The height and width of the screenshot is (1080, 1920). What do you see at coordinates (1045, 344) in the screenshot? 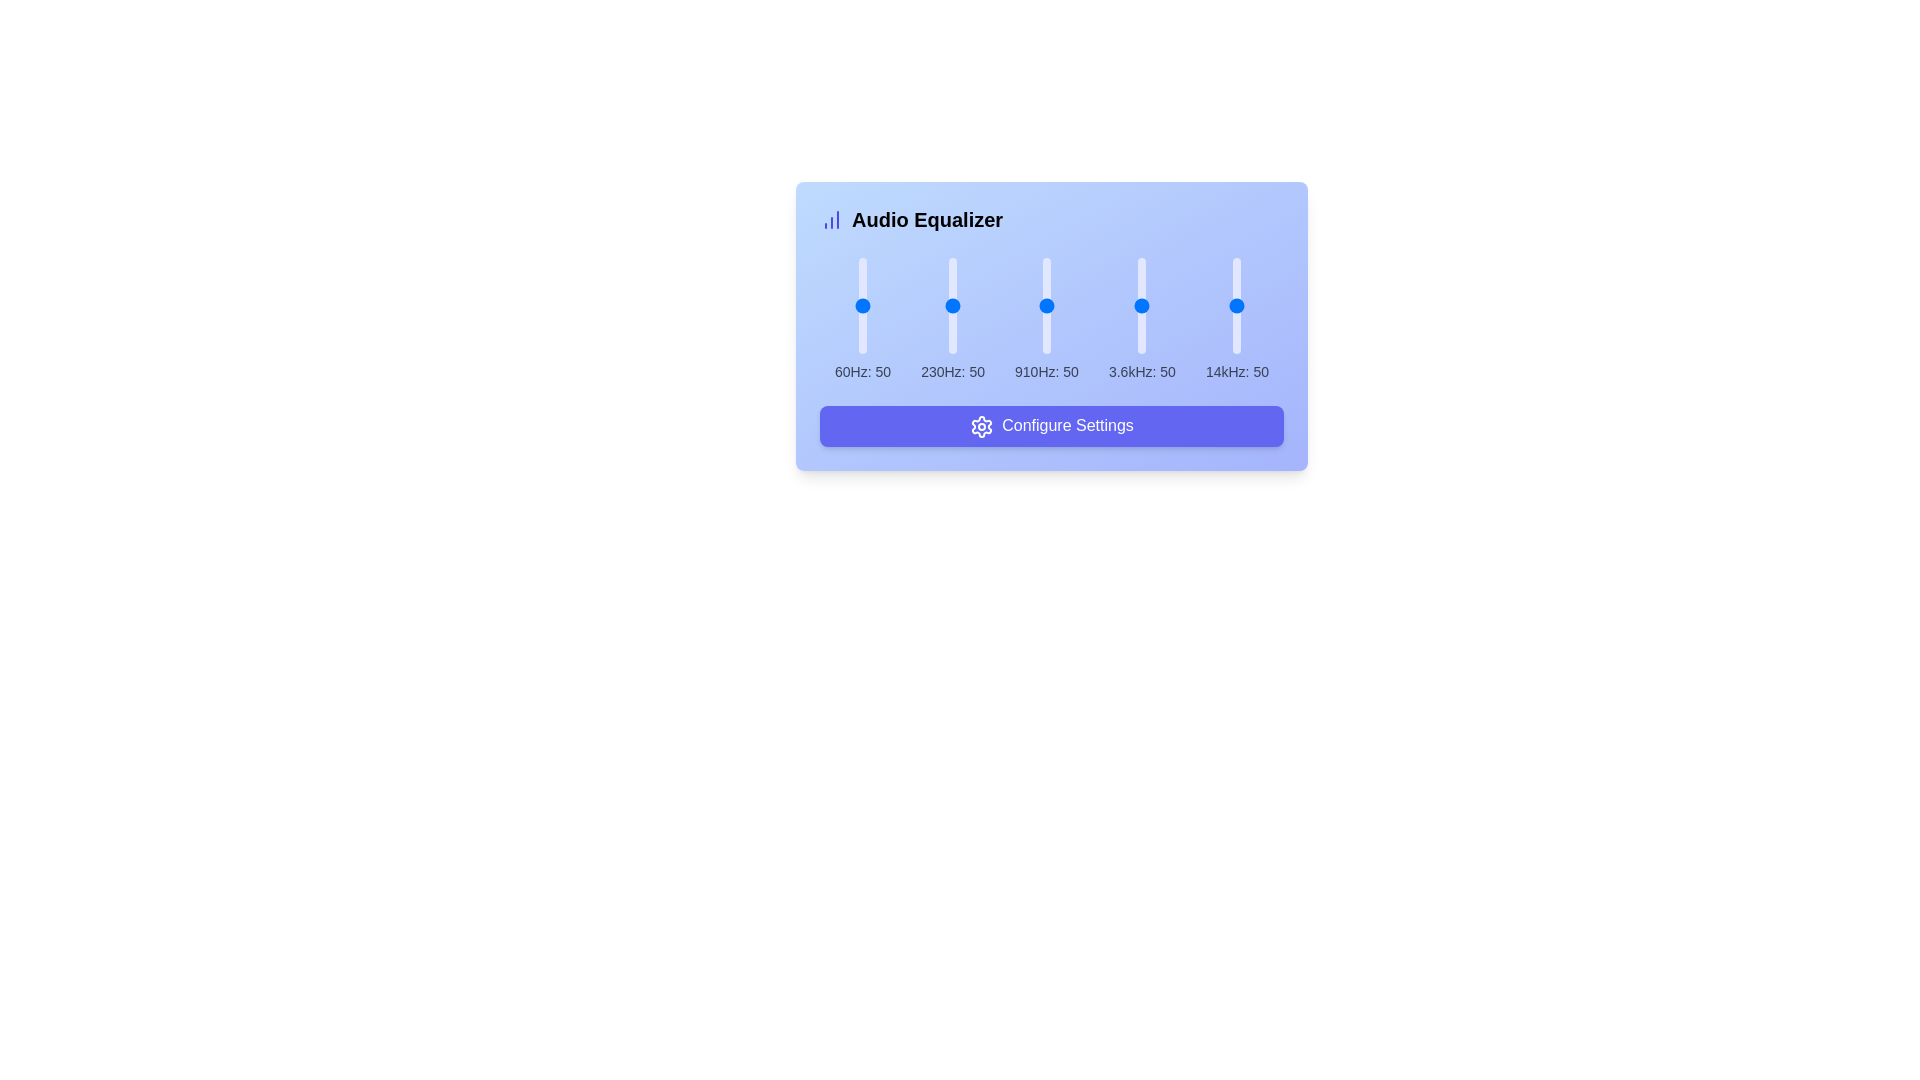
I see `the 910Hz slider` at bounding box center [1045, 344].